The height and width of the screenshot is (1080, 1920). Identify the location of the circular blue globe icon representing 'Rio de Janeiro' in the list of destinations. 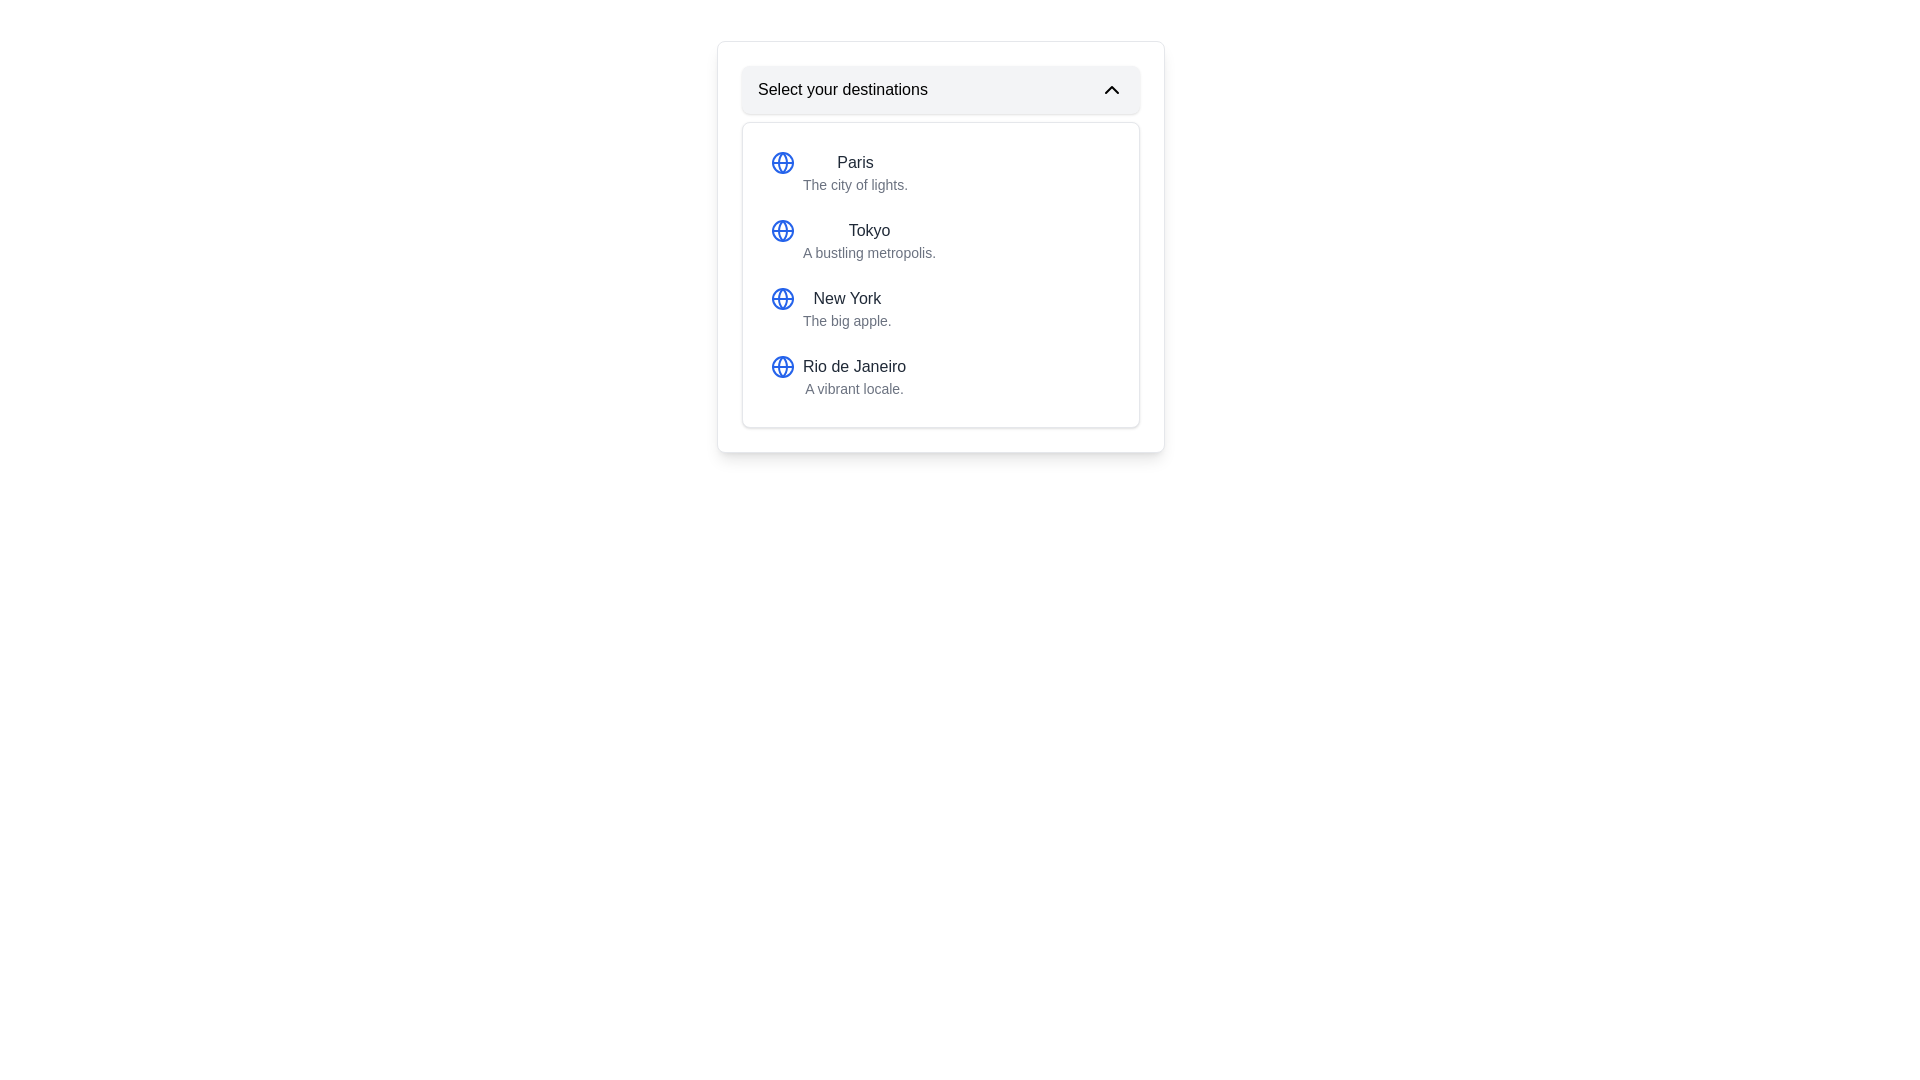
(781, 366).